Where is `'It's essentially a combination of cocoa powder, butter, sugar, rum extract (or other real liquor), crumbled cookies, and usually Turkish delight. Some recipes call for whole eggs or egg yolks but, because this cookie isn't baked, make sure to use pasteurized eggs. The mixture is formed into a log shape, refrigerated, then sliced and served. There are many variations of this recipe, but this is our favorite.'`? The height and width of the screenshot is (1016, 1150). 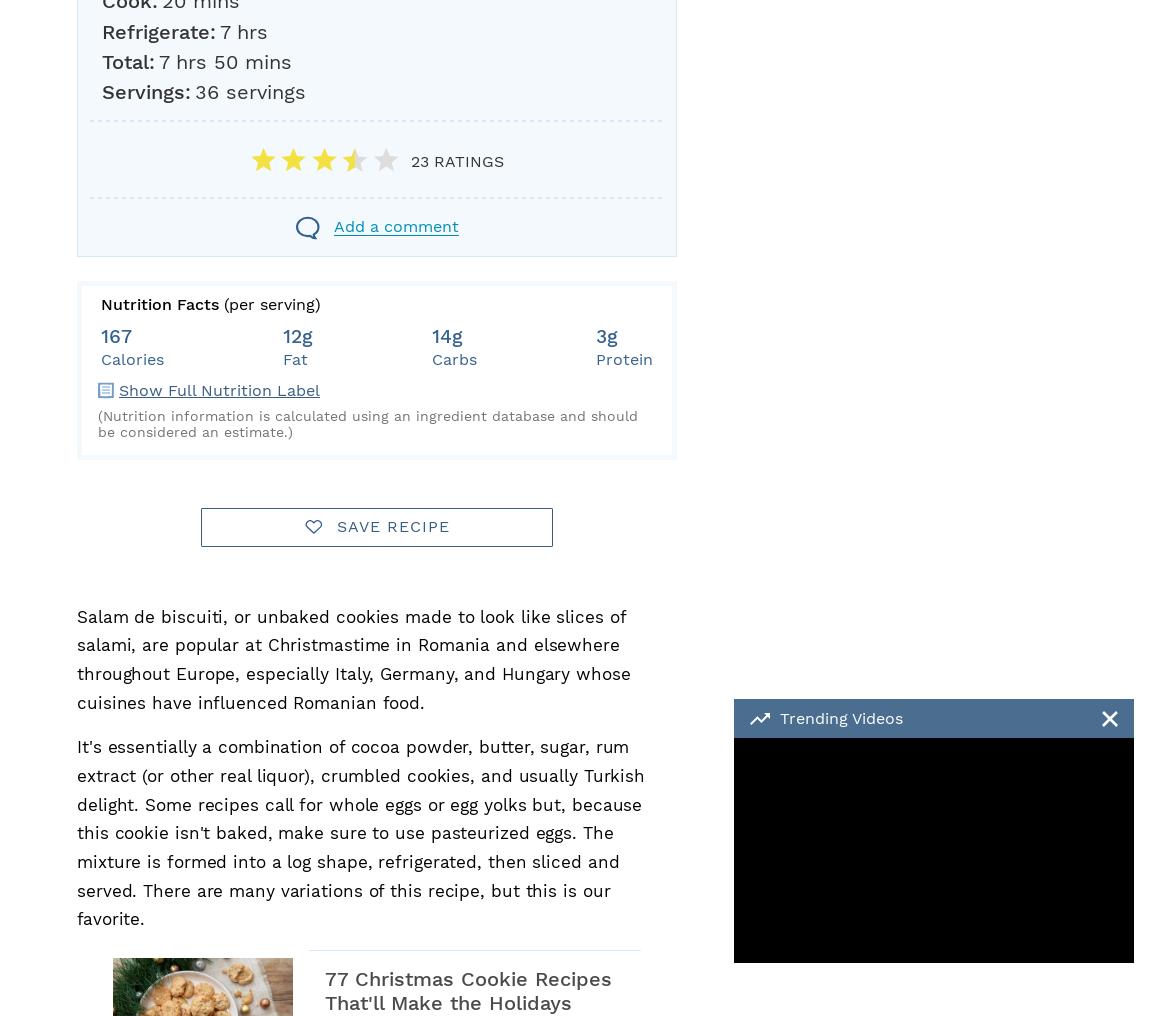 'It's essentially a combination of cocoa powder, butter, sugar, rum extract (or other real liquor), crumbled cookies, and usually Turkish delight. Some recipes call for whole eggs or egg yolks but, because this cookie isn't baked, make sure to use pasteurized eggs. The mixture is formed into a log shape, refrigerated, then sliced and served. There are many variations of this recipe, but this is our favorite.' is located at coordinates (360, 833).